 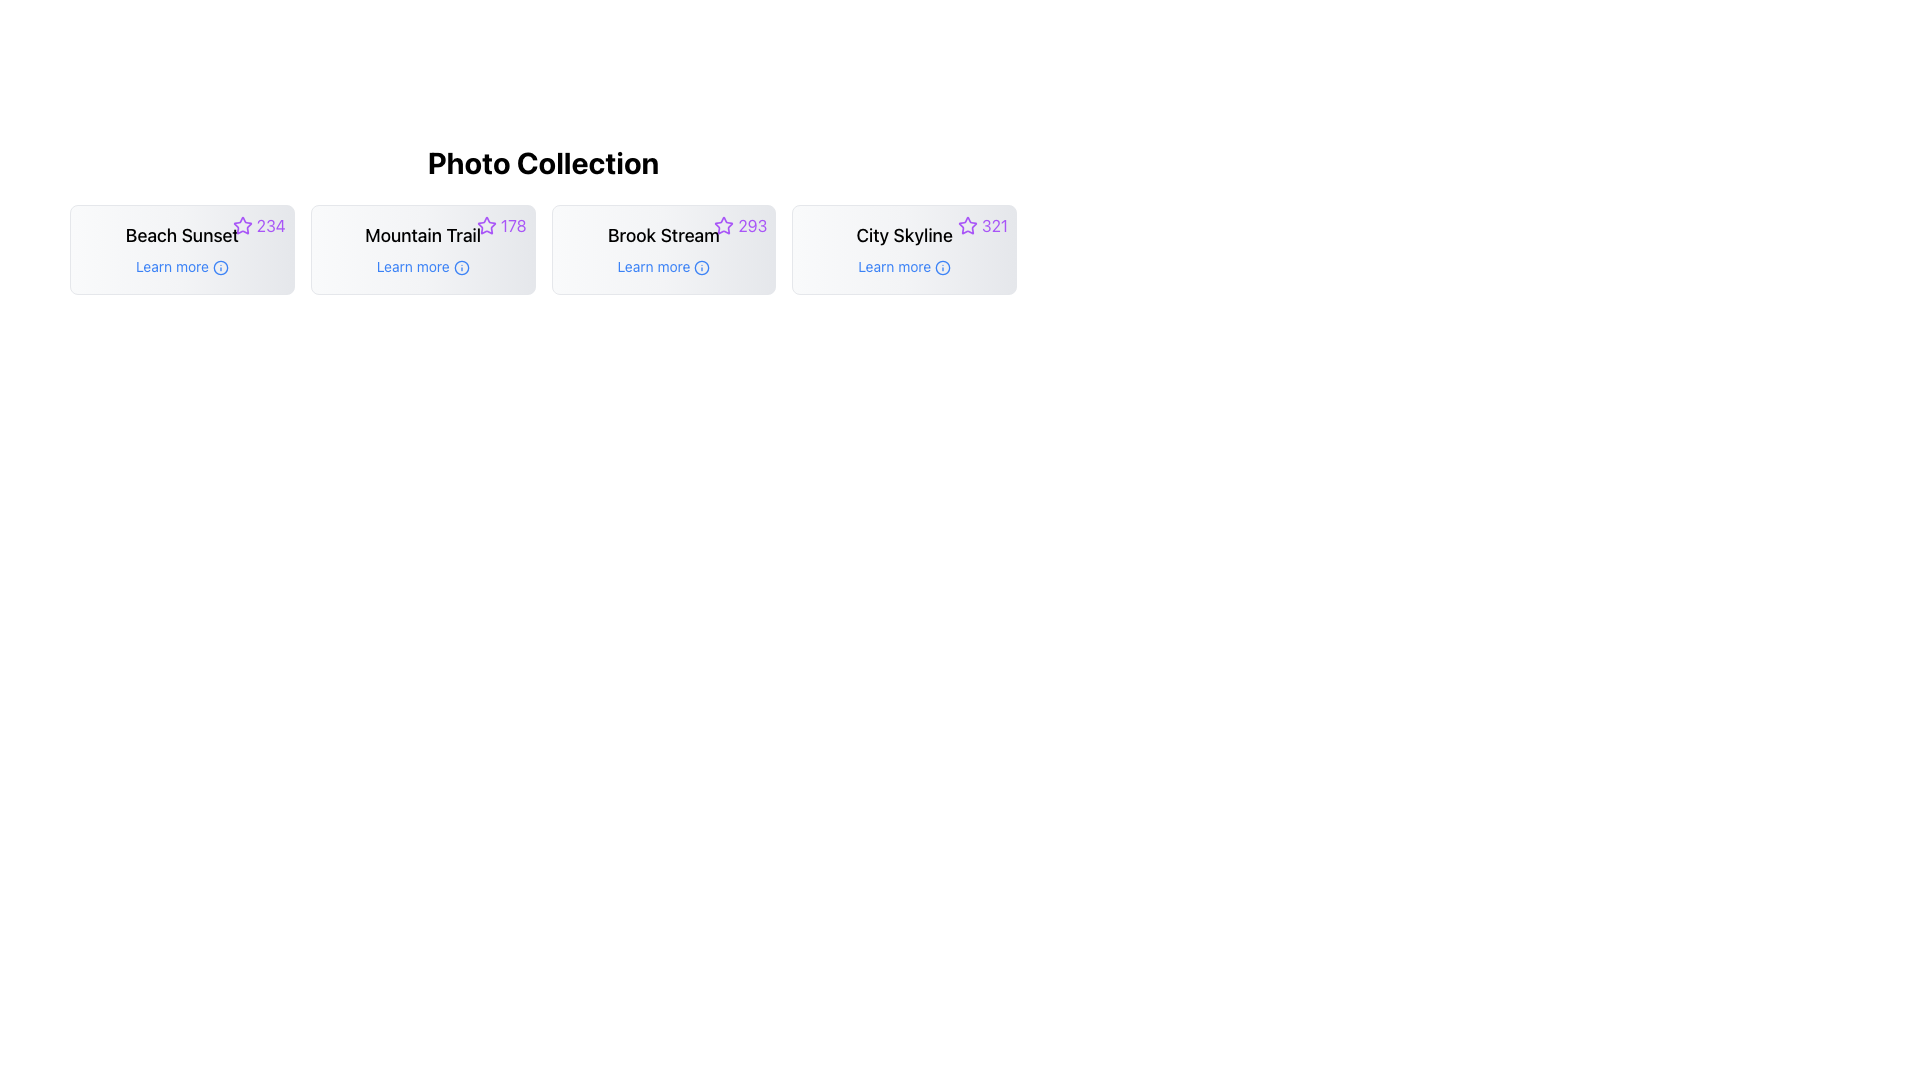 What do you see at coordinates (663, 265) in the screenshot?
I see `the clickable hyperlink that provides more information about the 'Brook Stream' section, located centrally below the 'Brook Stream' text and above the info icon` at bounding box center [663, 265].